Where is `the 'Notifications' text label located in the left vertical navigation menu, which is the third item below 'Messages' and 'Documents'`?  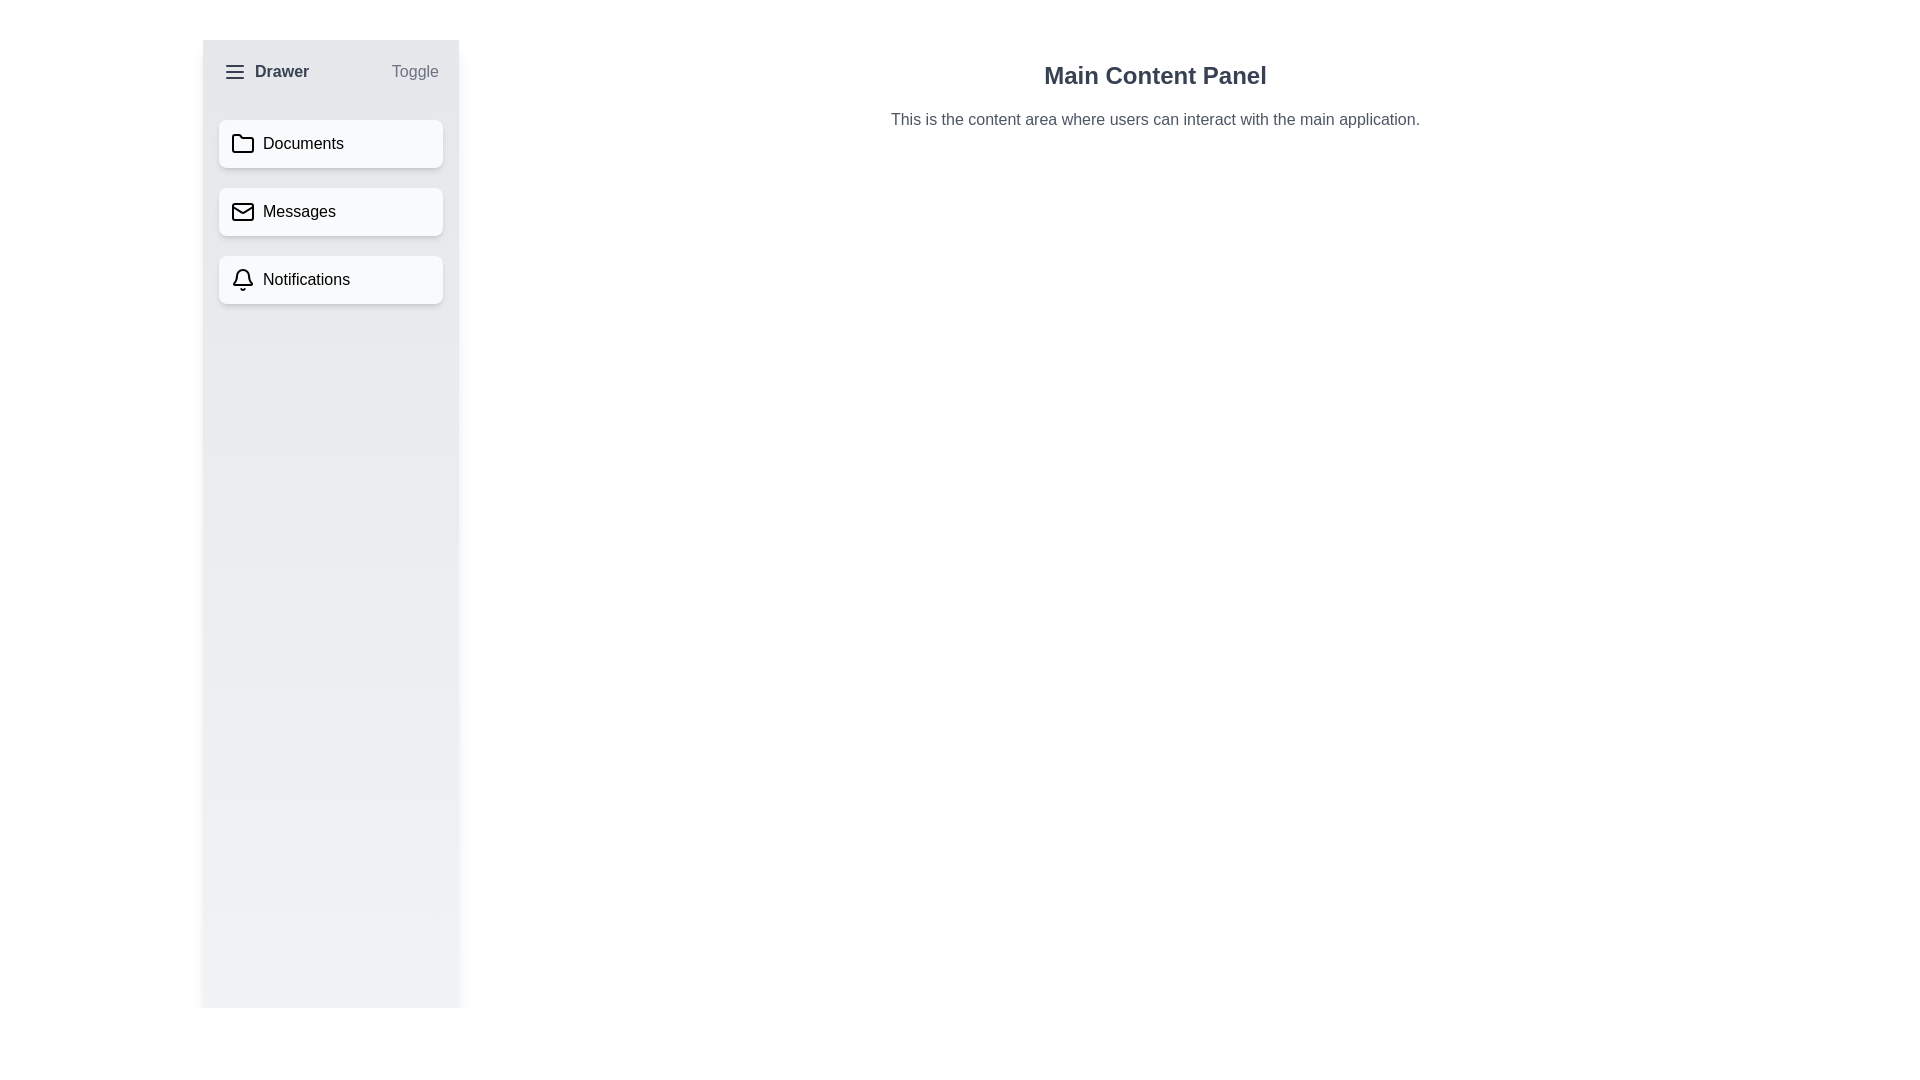
the 'Notifications' text label located in the left vertical navigation menu, which is the third item below 'Messages' and 'Documents' is located at coordinates (305, 280).